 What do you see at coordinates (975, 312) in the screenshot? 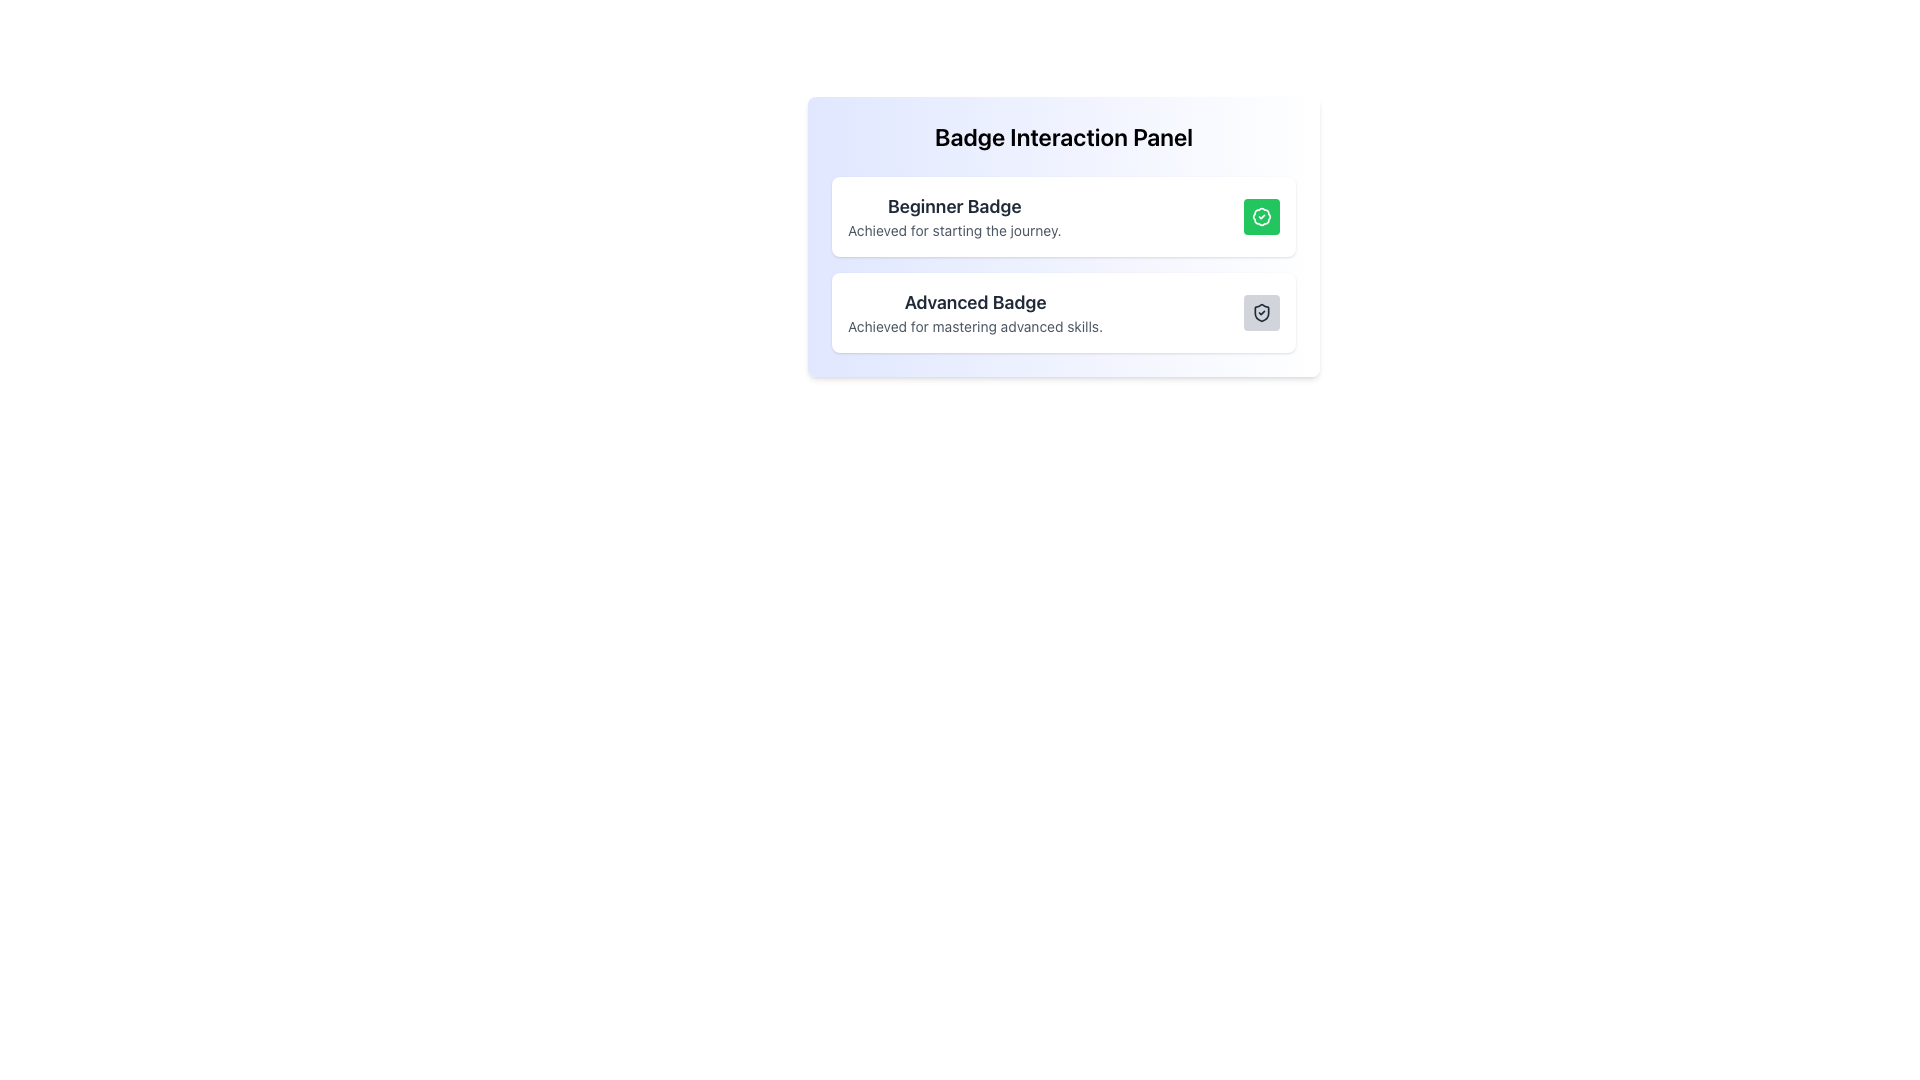
I see `the text block that describes the 'Advanced Badge' located within the lower card of the 'Badge Interaction Panel.'` at bounding box center [975, 312].